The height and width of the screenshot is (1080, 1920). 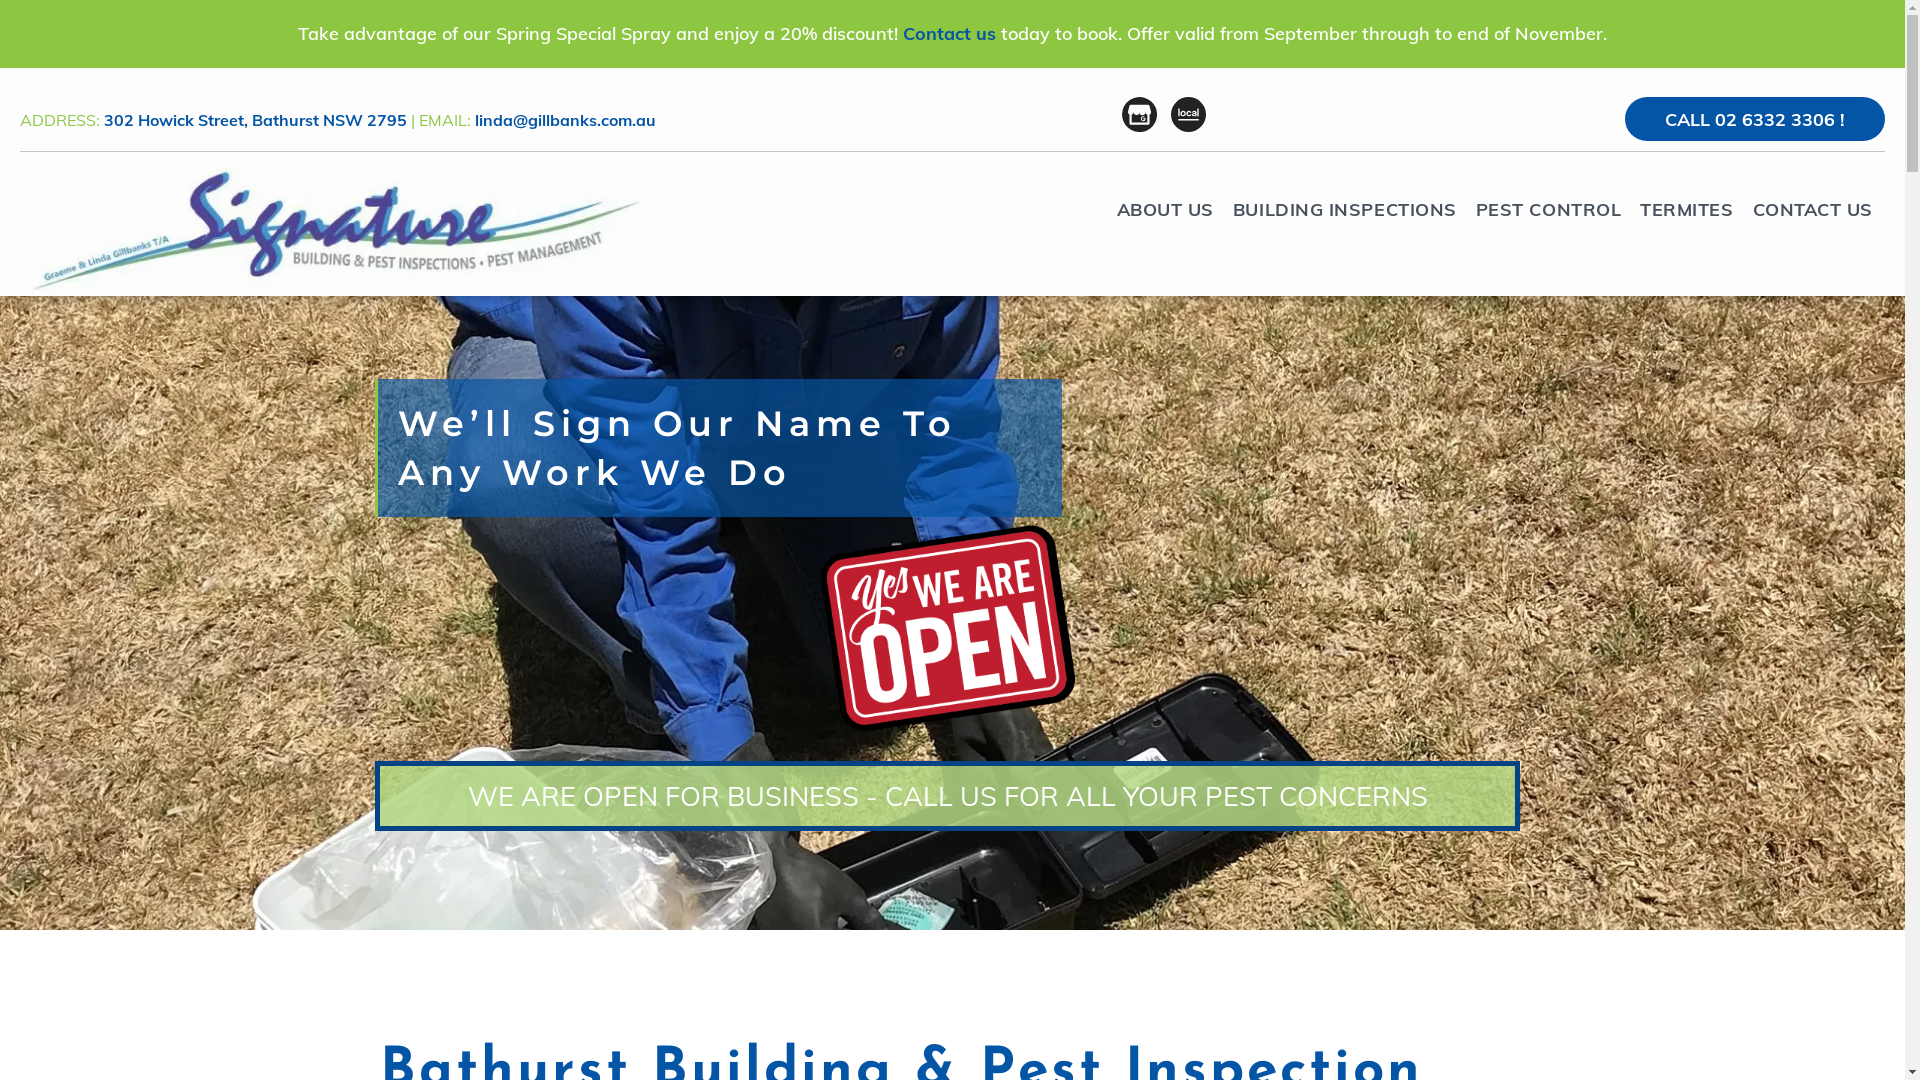 What do you see at coordinates (948, 33) in the screenshot?
I see `'Contact us'` at bounding box center [948, 33].